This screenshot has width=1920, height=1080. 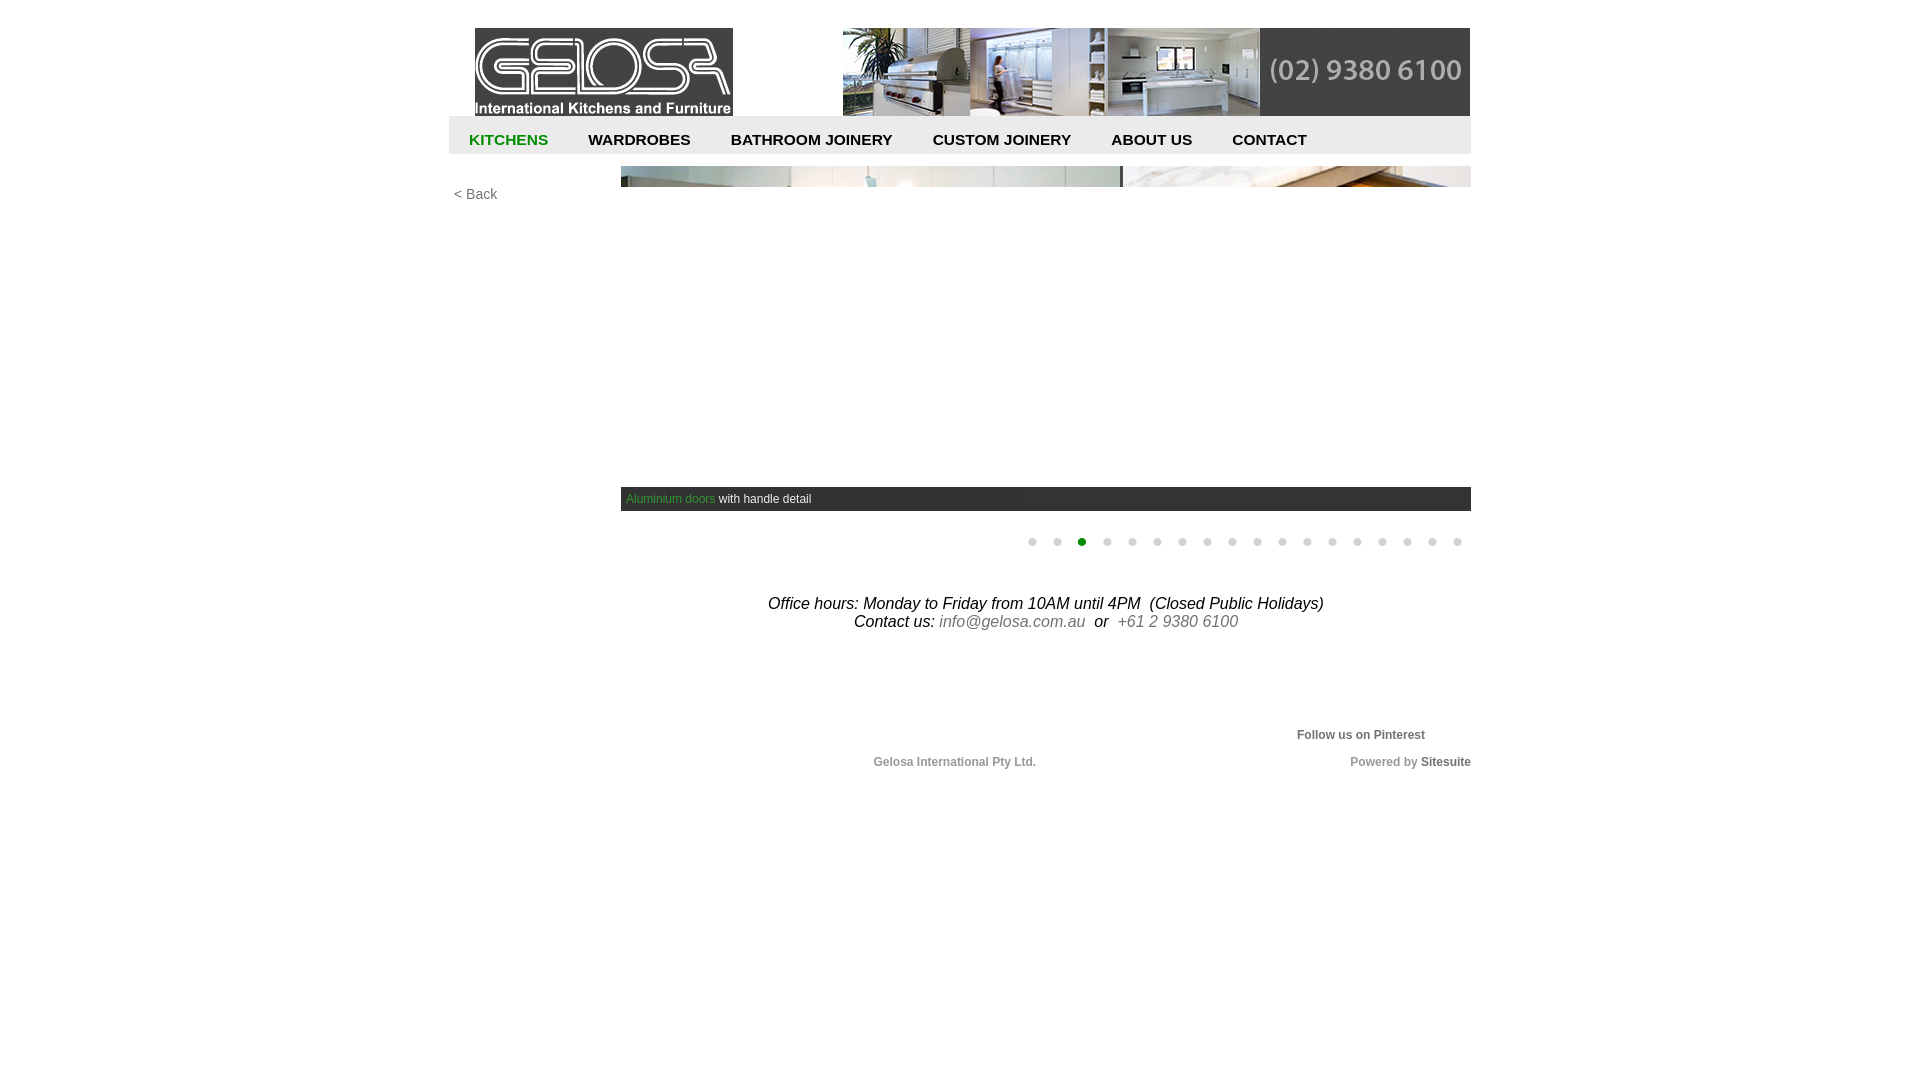 What do you see at coordinates (1021, 542) in the screenshot?
I see `'1'` at bounding box center [1021, 542].